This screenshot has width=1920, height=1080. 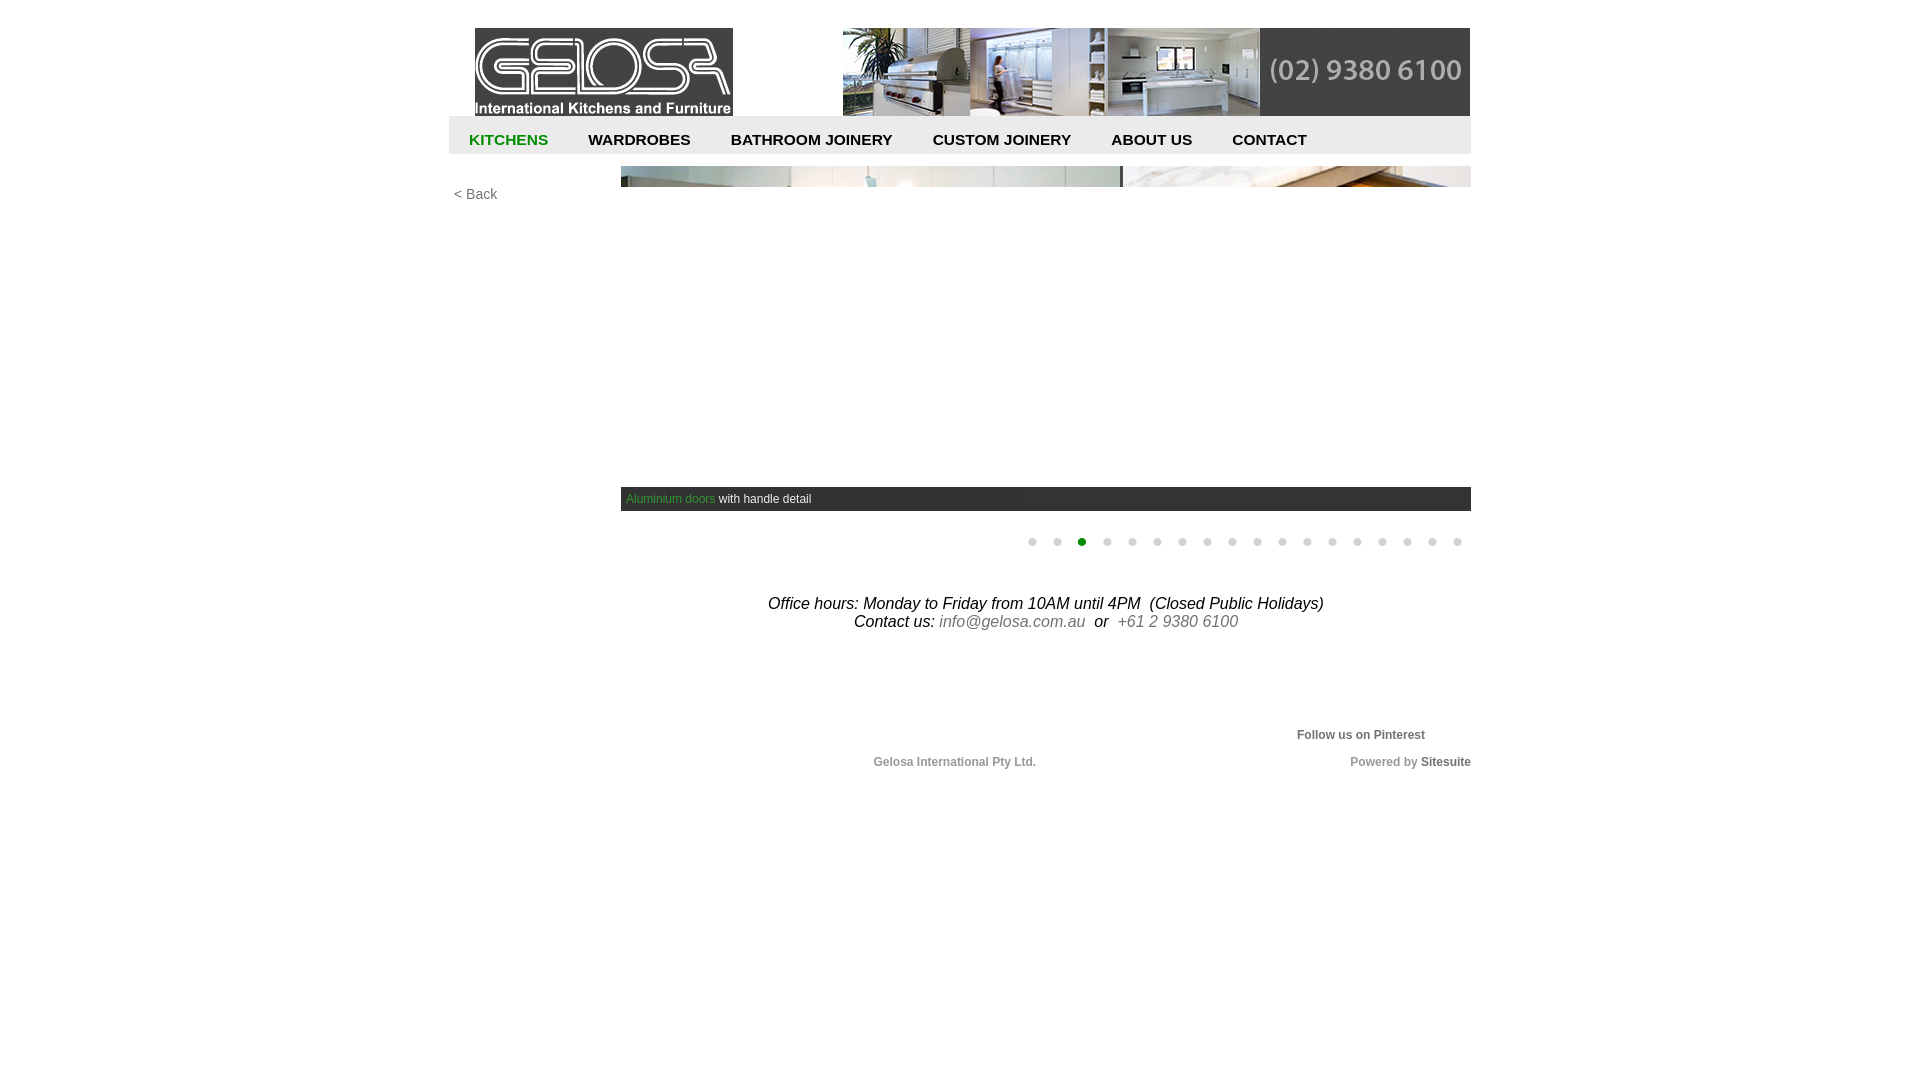 What do you see at coordinates (1021, 542) in the screenshot?
I see `'1'` at bounding box center [1021, 542].